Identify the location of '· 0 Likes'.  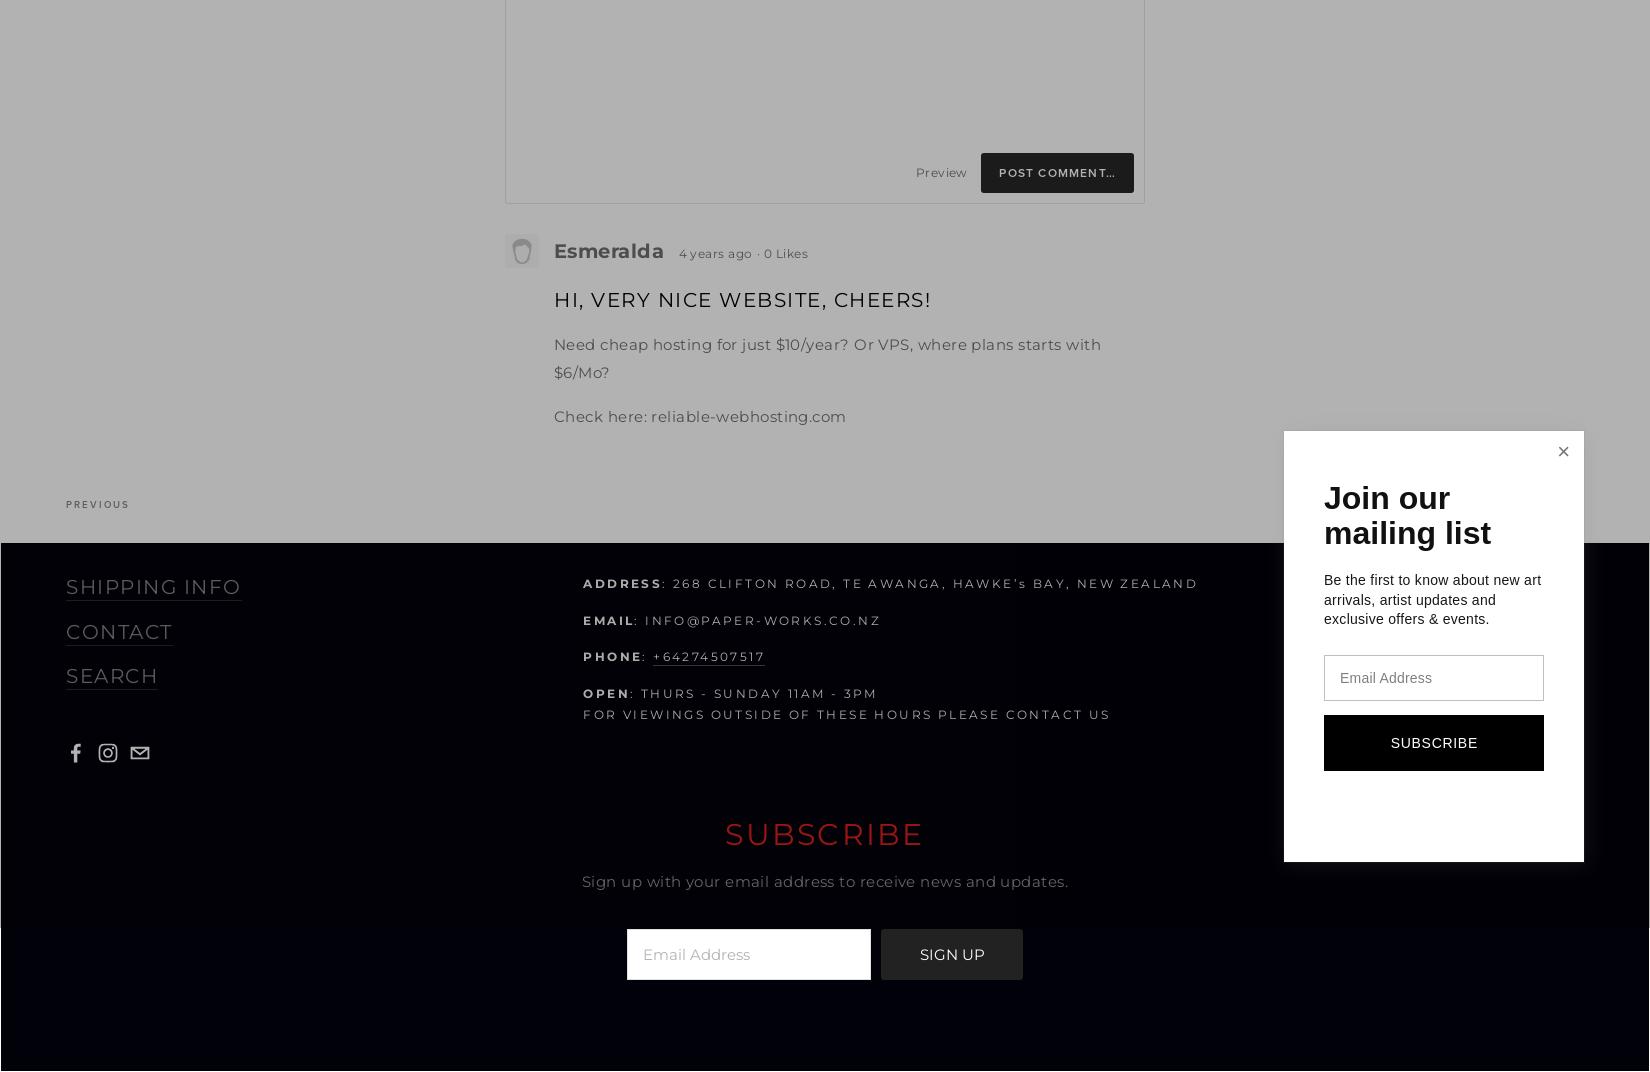
(780, 252).